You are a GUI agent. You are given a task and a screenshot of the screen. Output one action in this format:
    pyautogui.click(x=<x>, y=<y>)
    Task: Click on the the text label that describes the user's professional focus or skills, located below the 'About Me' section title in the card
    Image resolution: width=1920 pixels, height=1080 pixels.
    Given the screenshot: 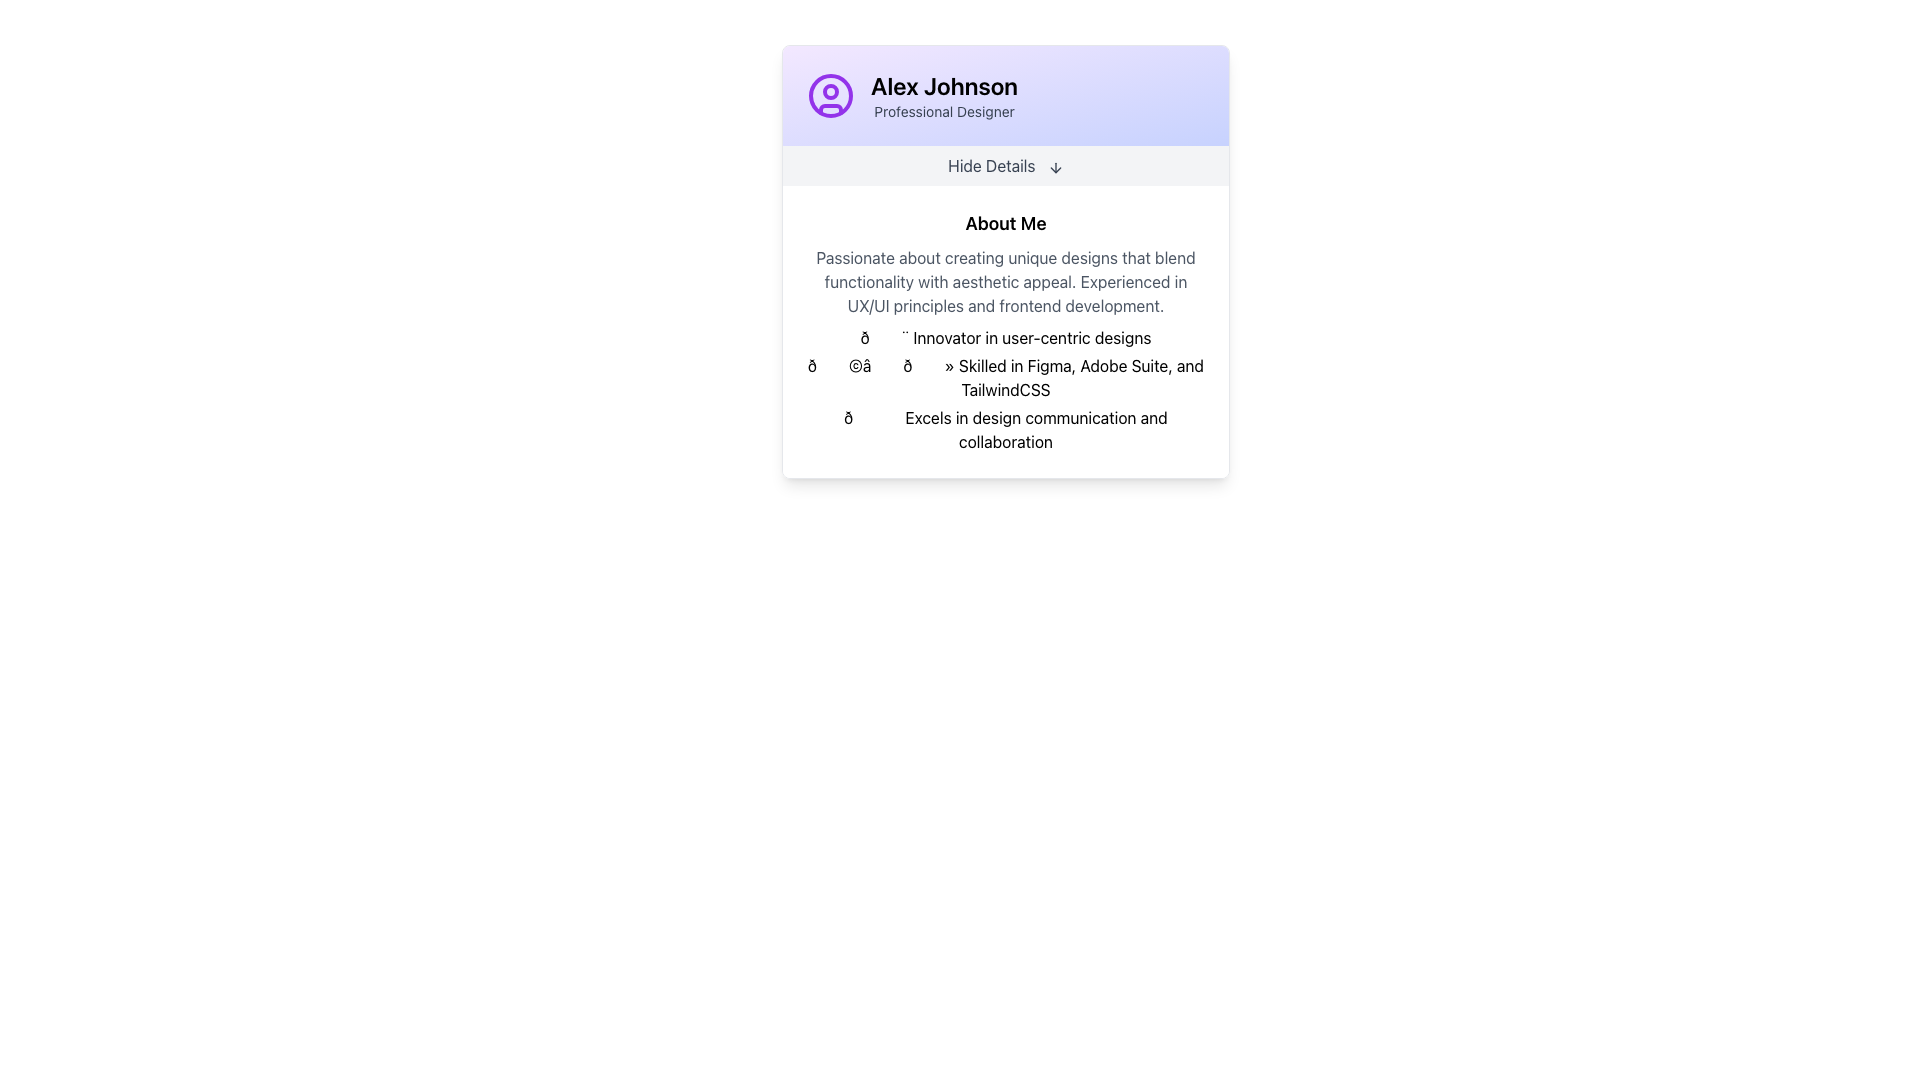 What is the action you would take?
    pyautogui.click(x=1006, y=337)
    